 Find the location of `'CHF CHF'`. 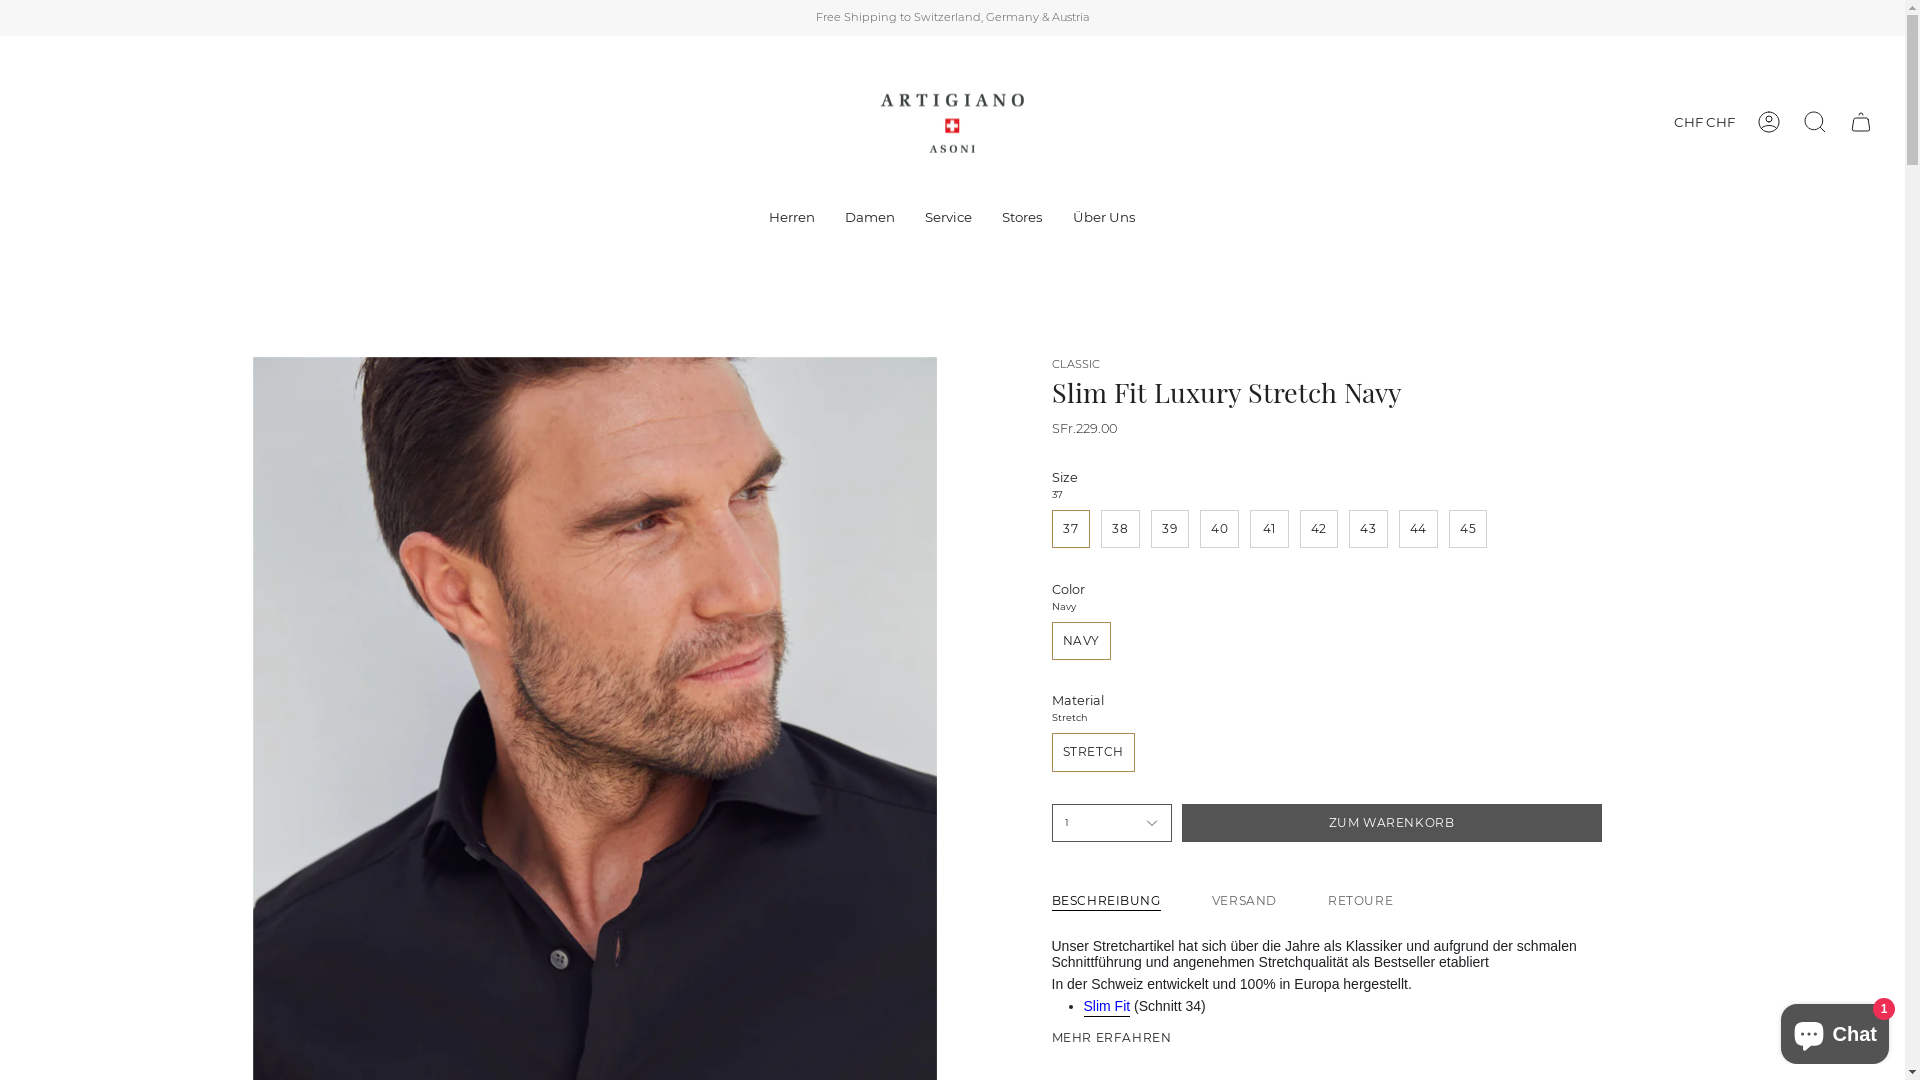

'CHF CHF' is located at coordinates (1703, 122).